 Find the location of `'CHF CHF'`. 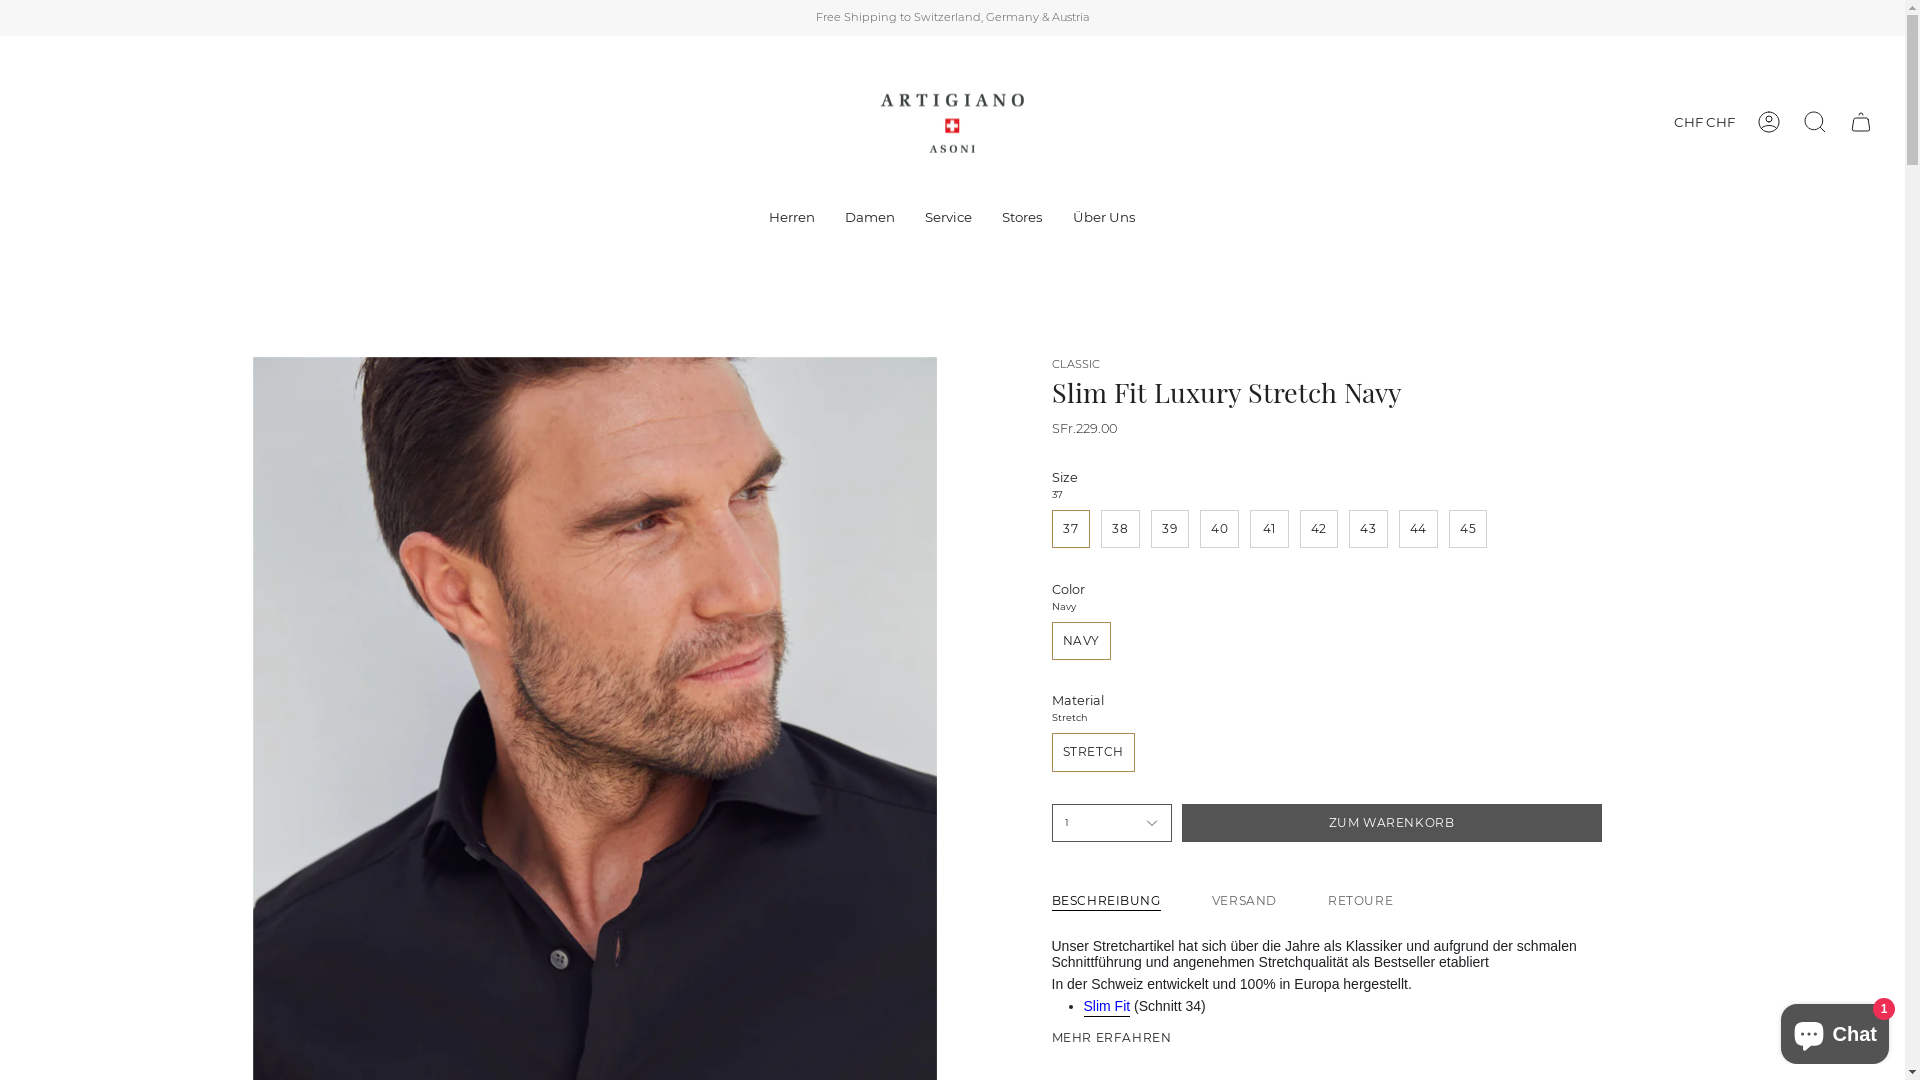

'CHF CHF' is located at coordinates (1703, 122).